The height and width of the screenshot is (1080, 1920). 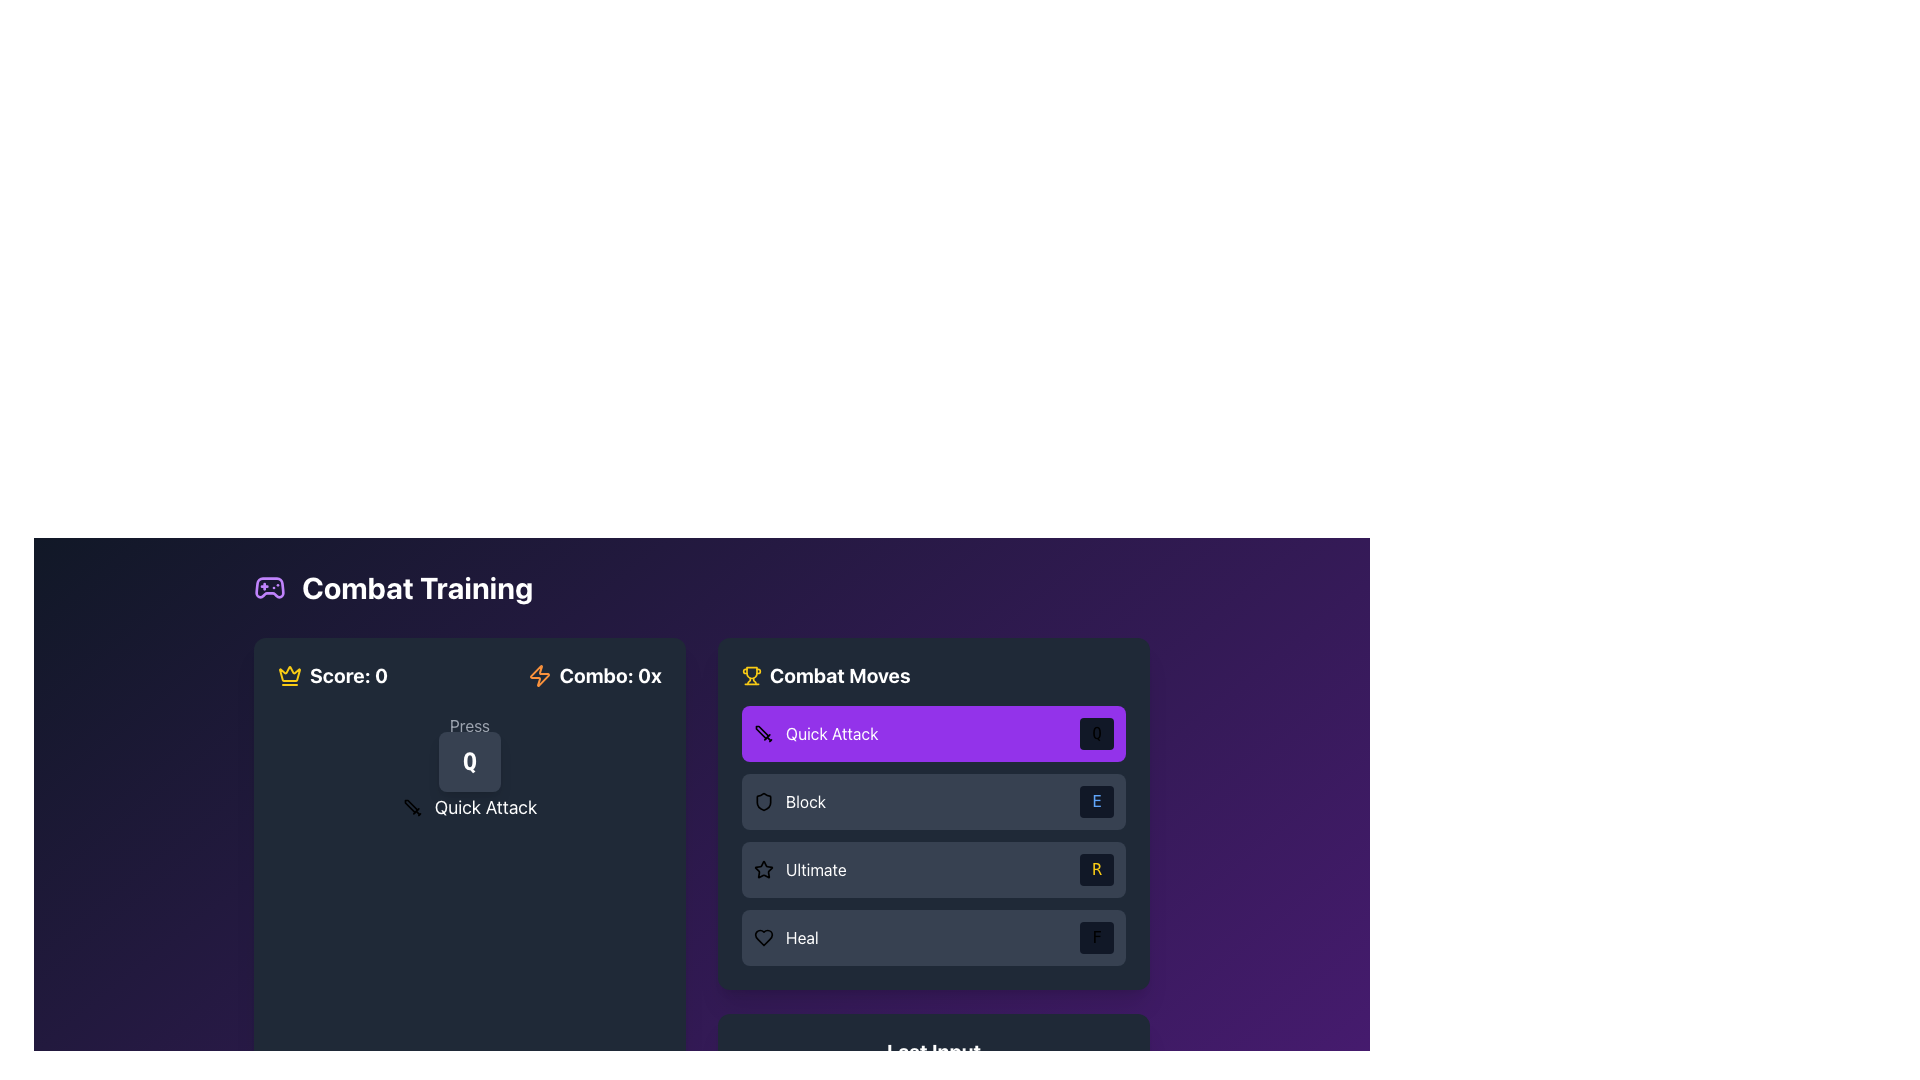 What do you see at coordinates (789, 801) in the screenshot?
I see `the label consisting of a shield icon and the text 'Block', located as the second item in the list of combat moves, under 'Quick Attack' and above 'Ultimate'` at bounding box center [789, 801].